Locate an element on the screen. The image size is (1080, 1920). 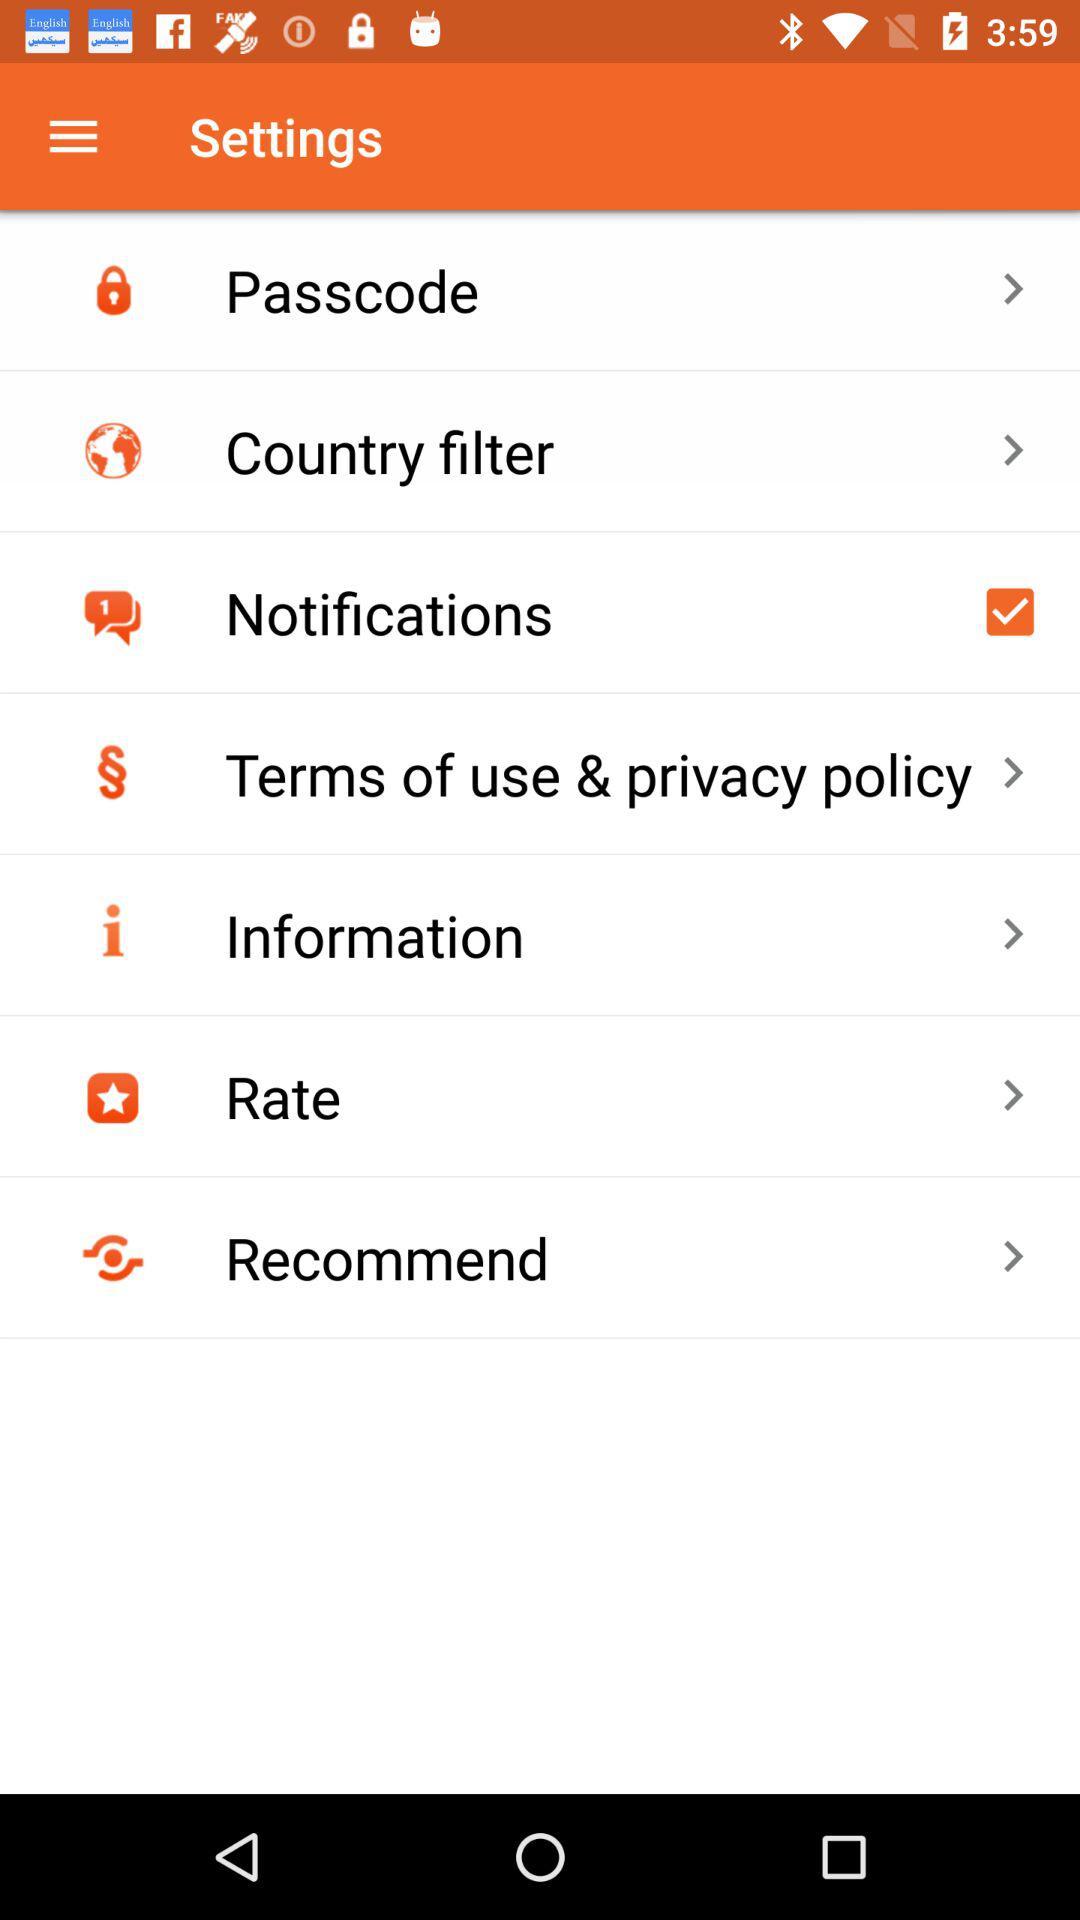
right click option is located at coordinates (1010, 610).